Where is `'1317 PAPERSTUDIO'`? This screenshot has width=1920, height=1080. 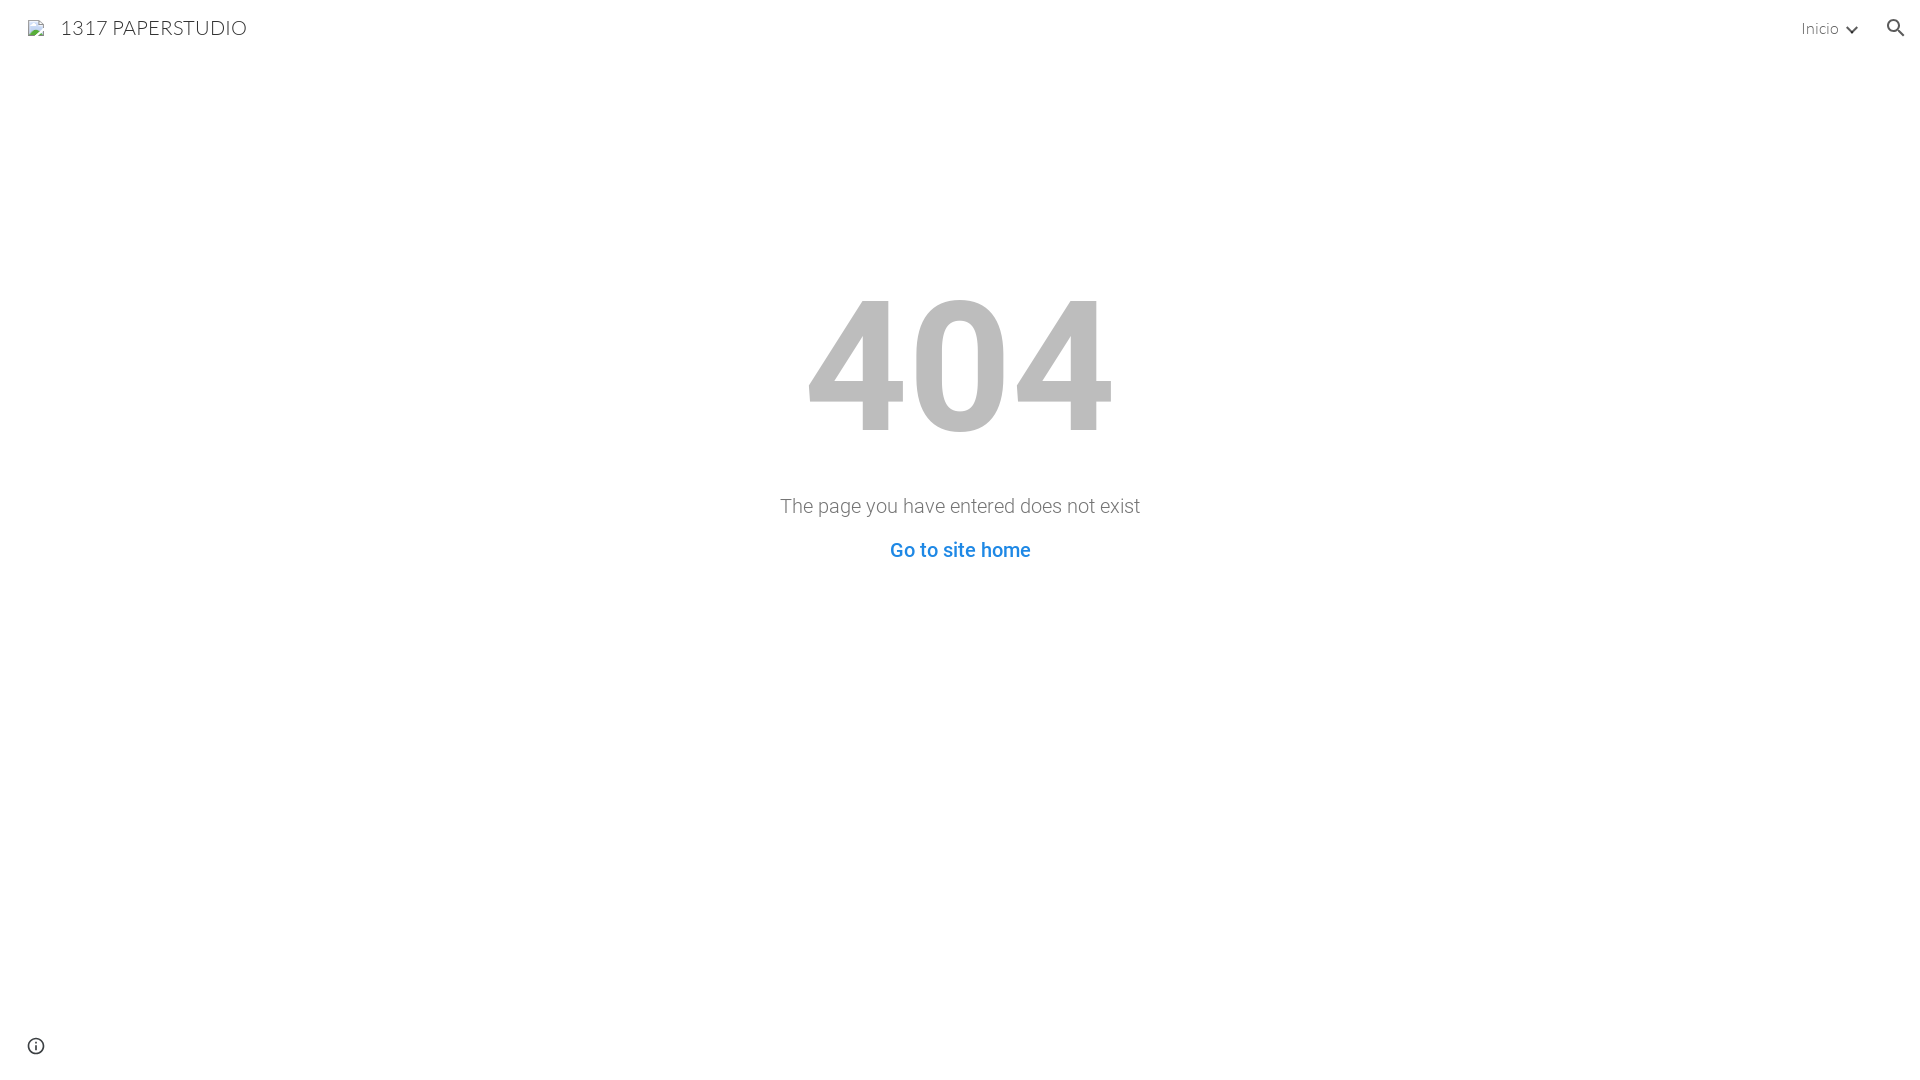
'1317 PAPERSTUDIO' is located at coordinates (136, 25).